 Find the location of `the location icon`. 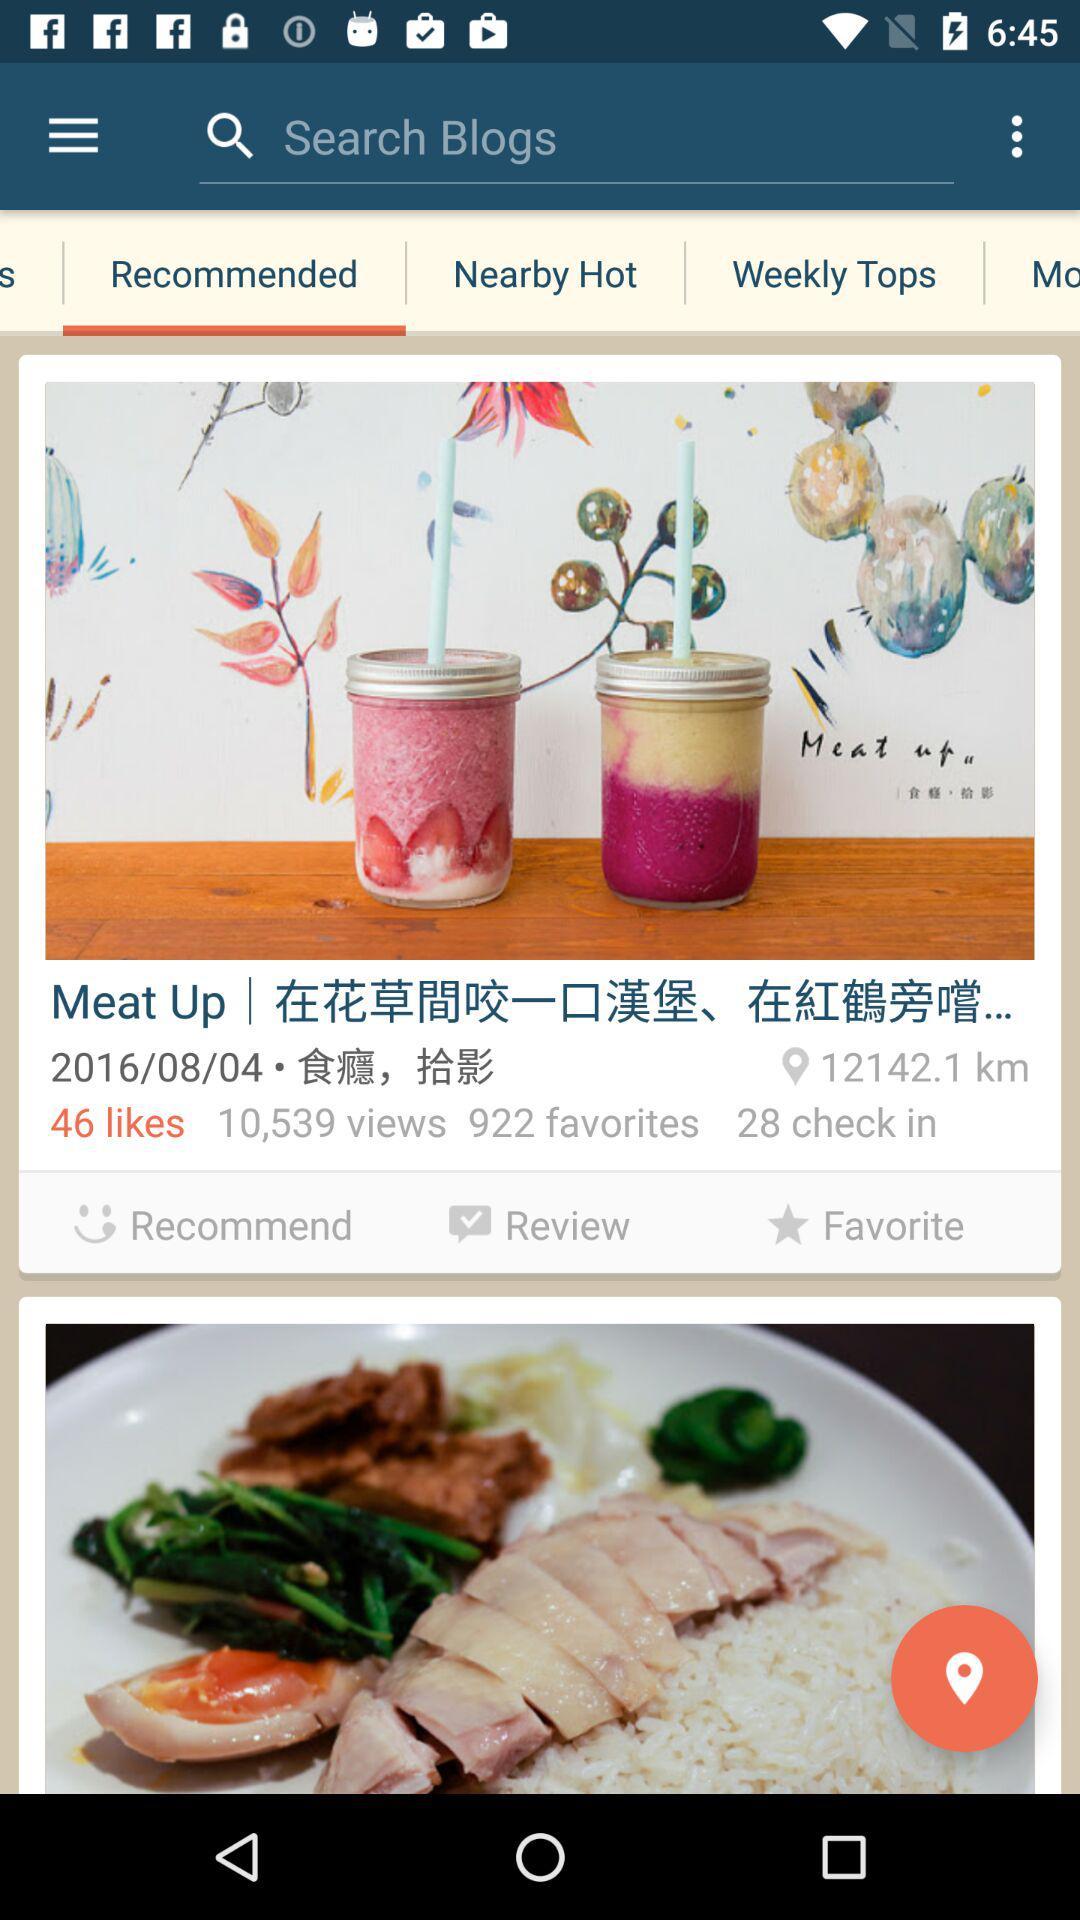

the location icon is located at coordinates (963, 1678).